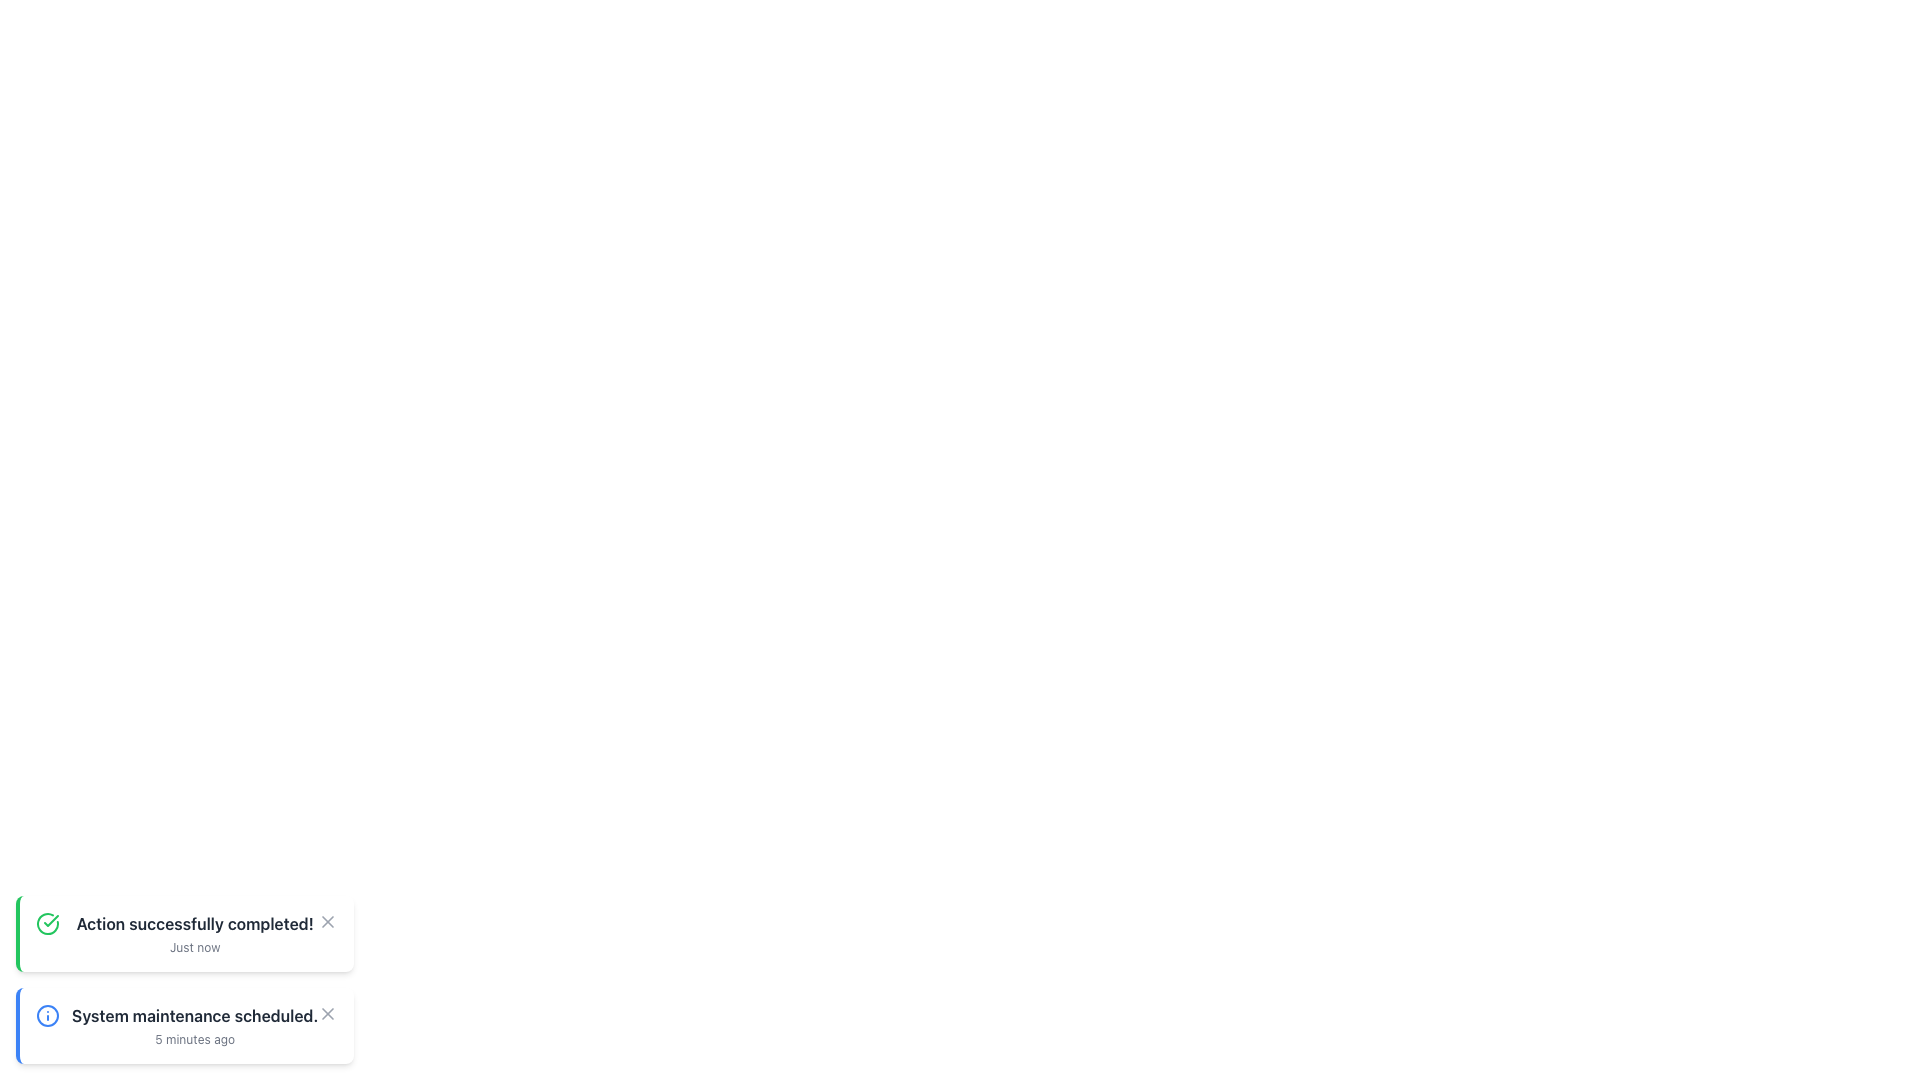 The width and height of the screenshot is (1920, 1080). I want to click on the text label displaying '5 minutes ago', located below the heading 'System maintenance scheduled.' in the notification card, so click(195, 1039).